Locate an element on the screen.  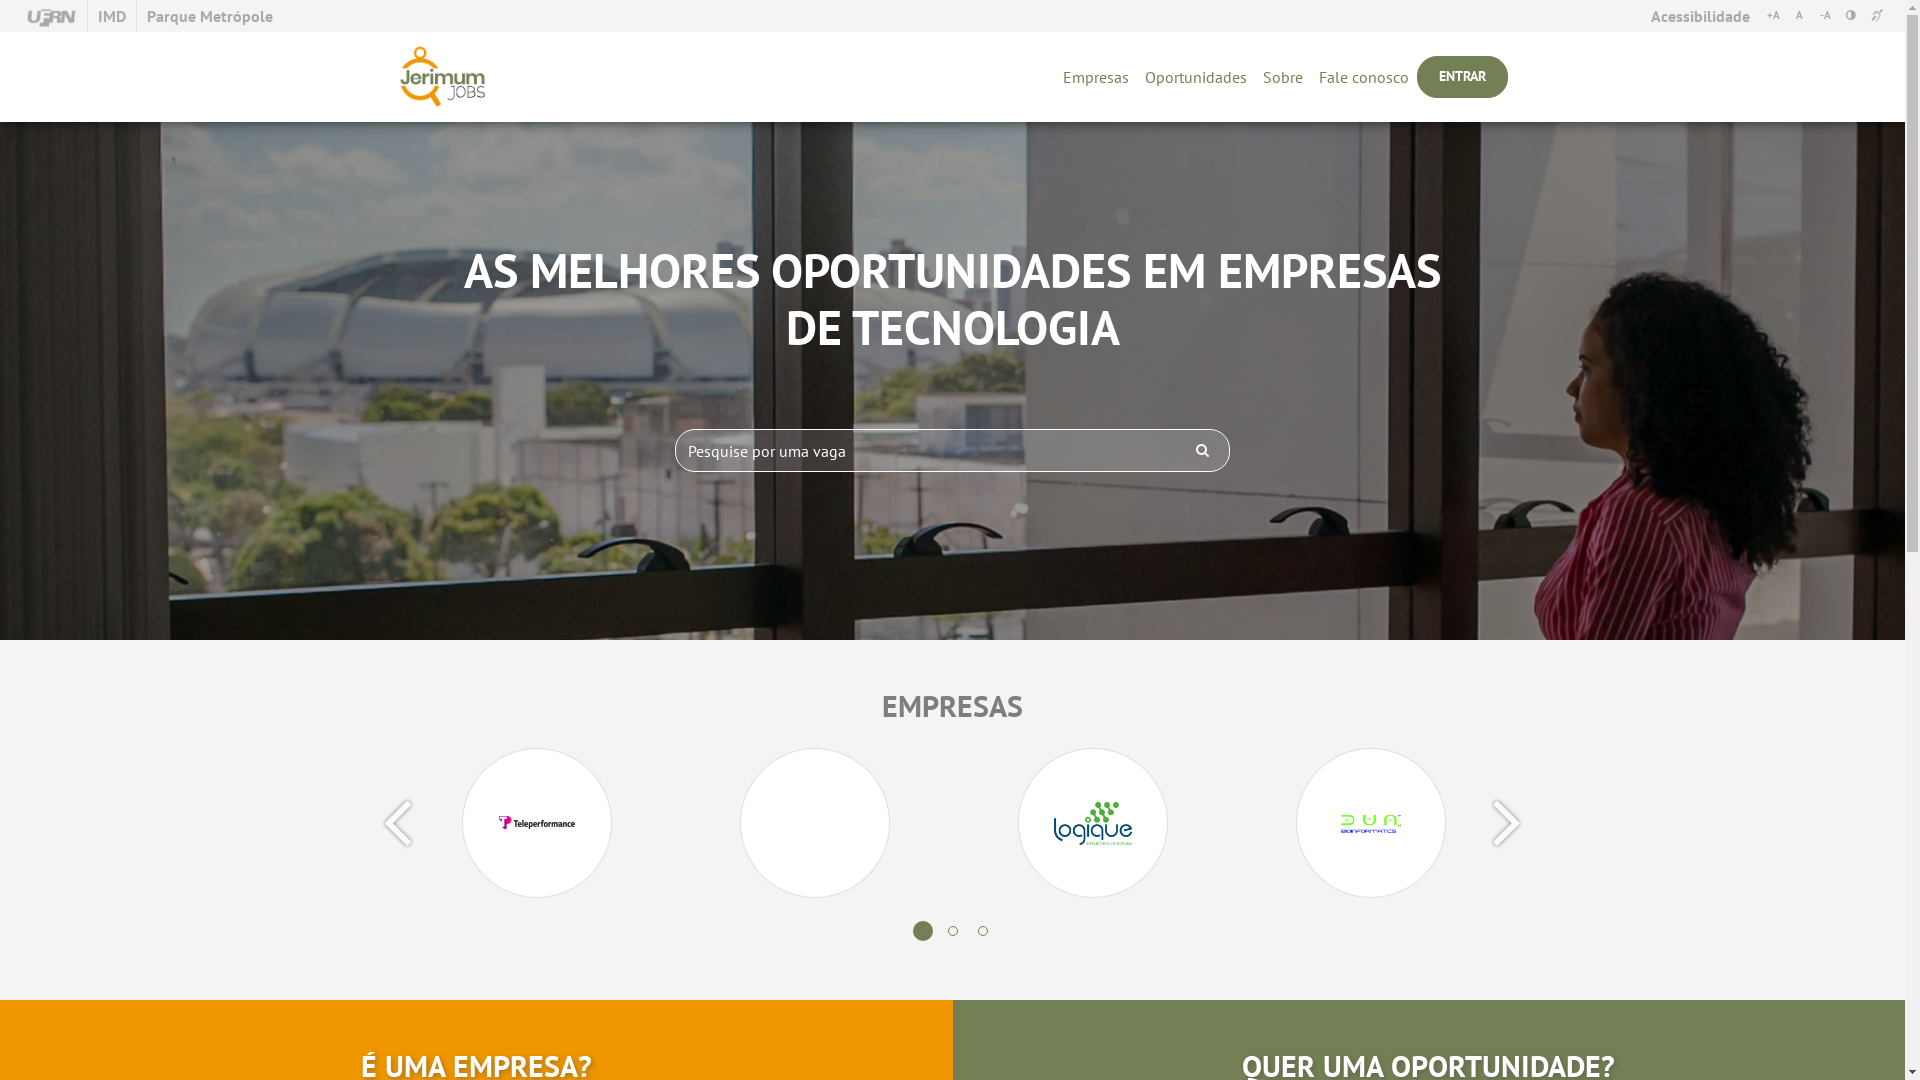
'1' is located at coordinates (921, 930).